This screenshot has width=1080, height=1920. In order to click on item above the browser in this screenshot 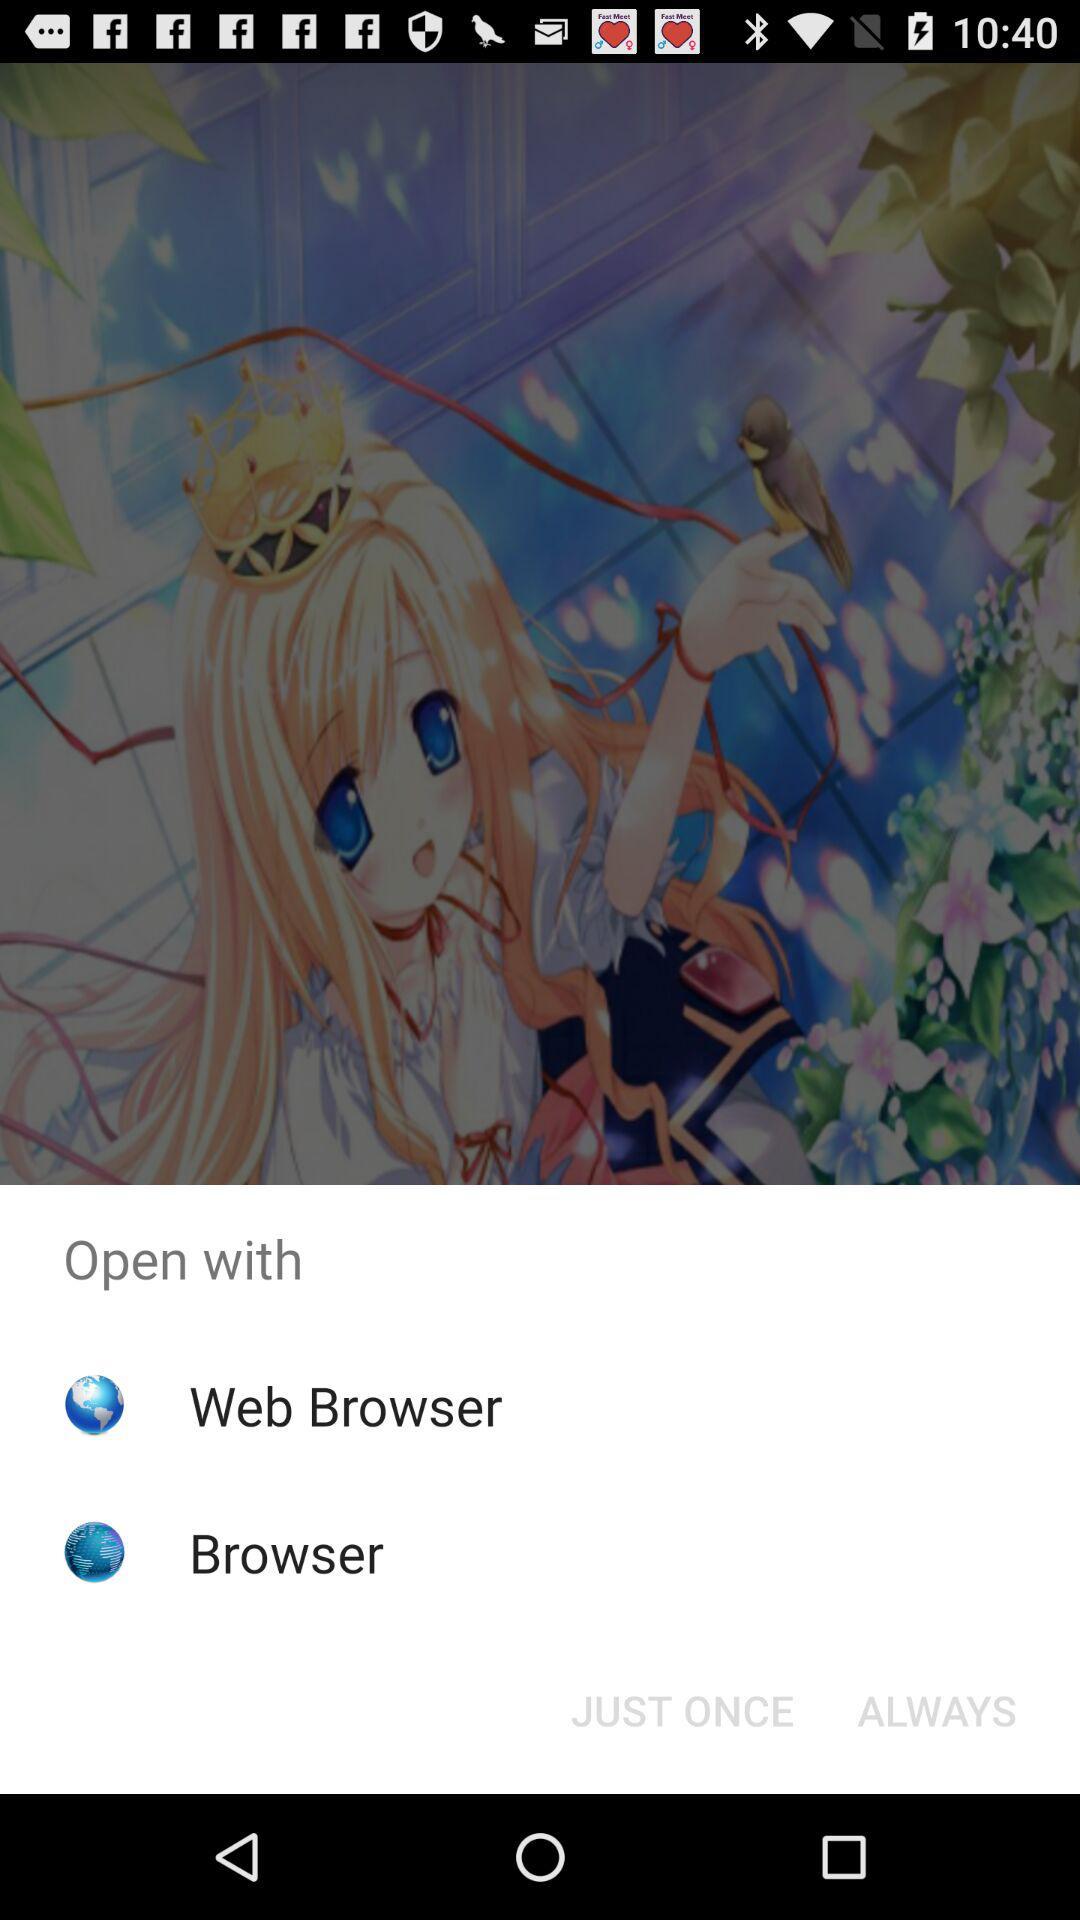, I will do `click(344, 1404)`.